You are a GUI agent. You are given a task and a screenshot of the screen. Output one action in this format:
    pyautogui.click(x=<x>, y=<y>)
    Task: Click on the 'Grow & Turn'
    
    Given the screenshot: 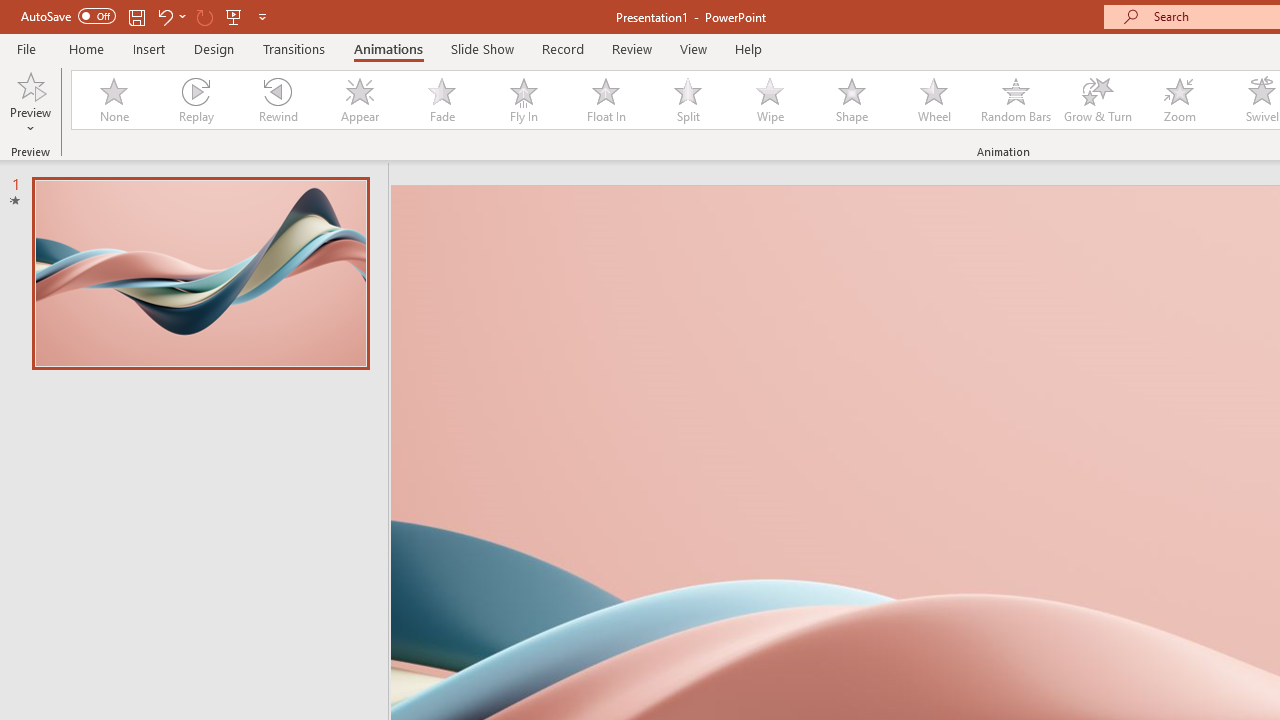 What is the action you would take?
    pyautogui.click(x=1097, y=100)
    